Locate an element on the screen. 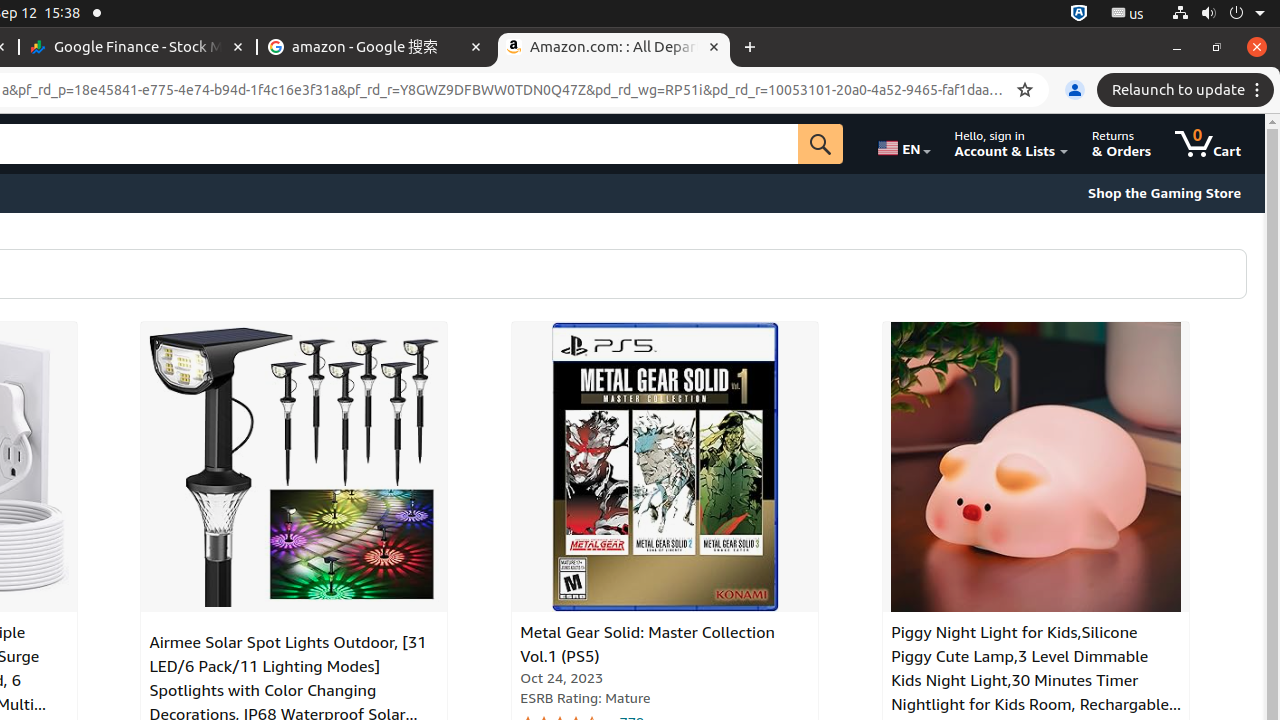 The width and height of the screenshot is (1280, 720). 'Bookmark this tab' is located at coordinates (1025, 90).